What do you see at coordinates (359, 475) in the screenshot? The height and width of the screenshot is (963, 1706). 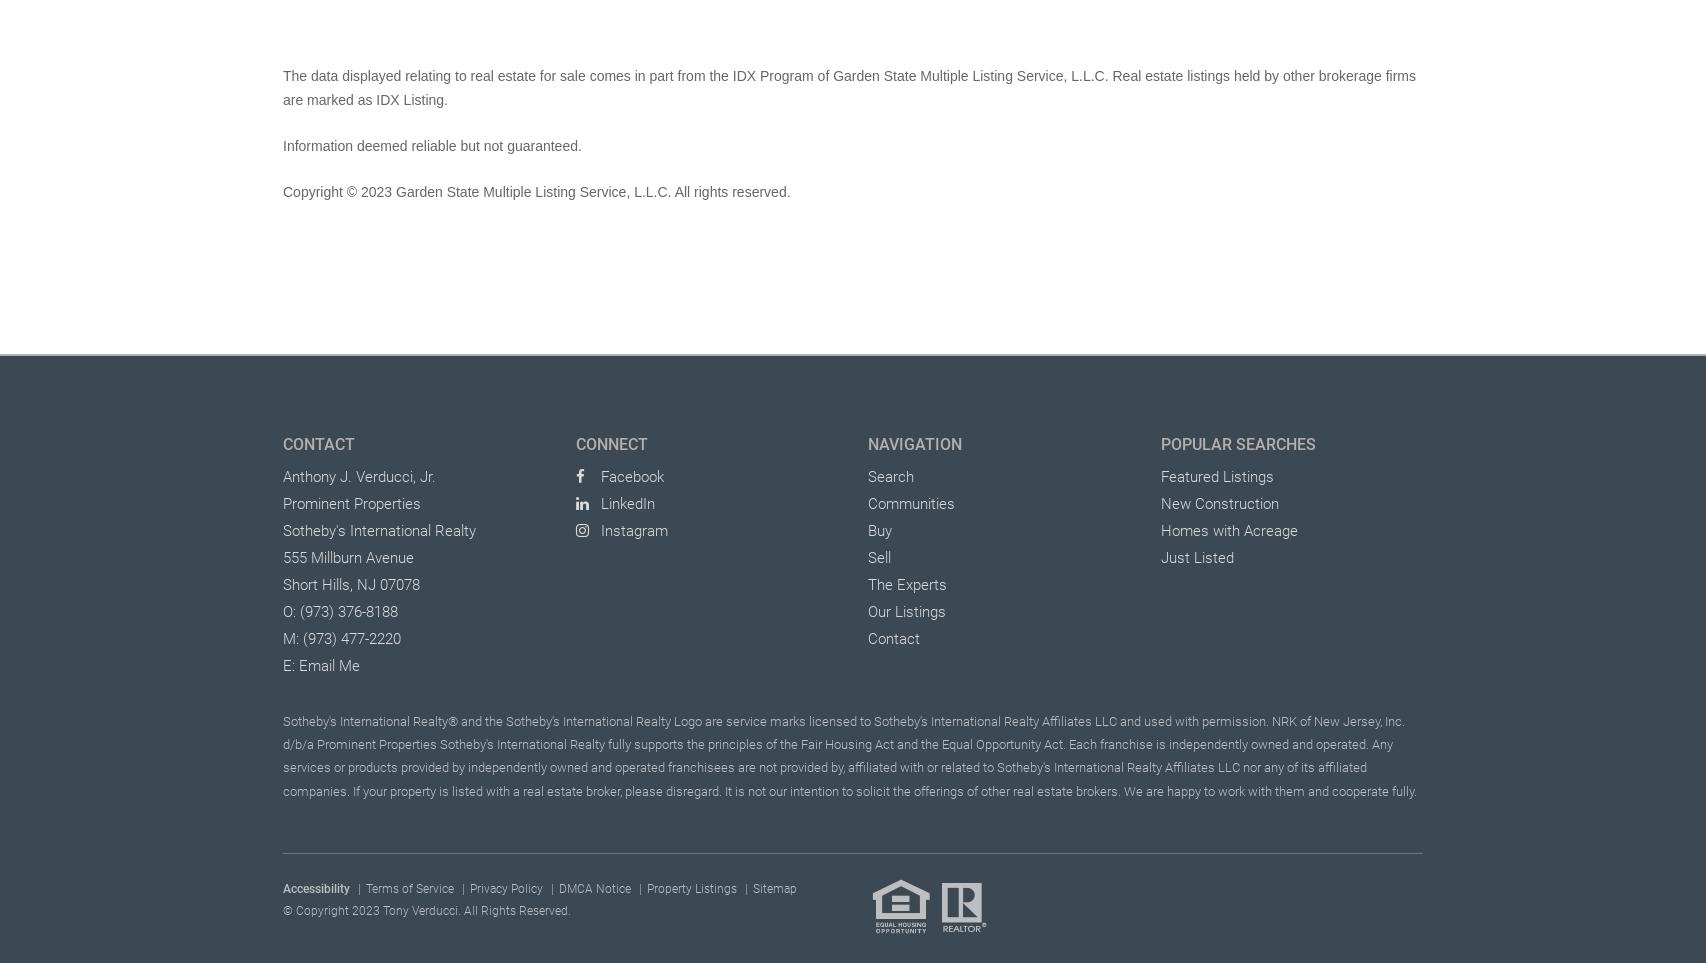 I see `'Anthony J. Verducci, Jr.'` at bounding box center [359, 475].